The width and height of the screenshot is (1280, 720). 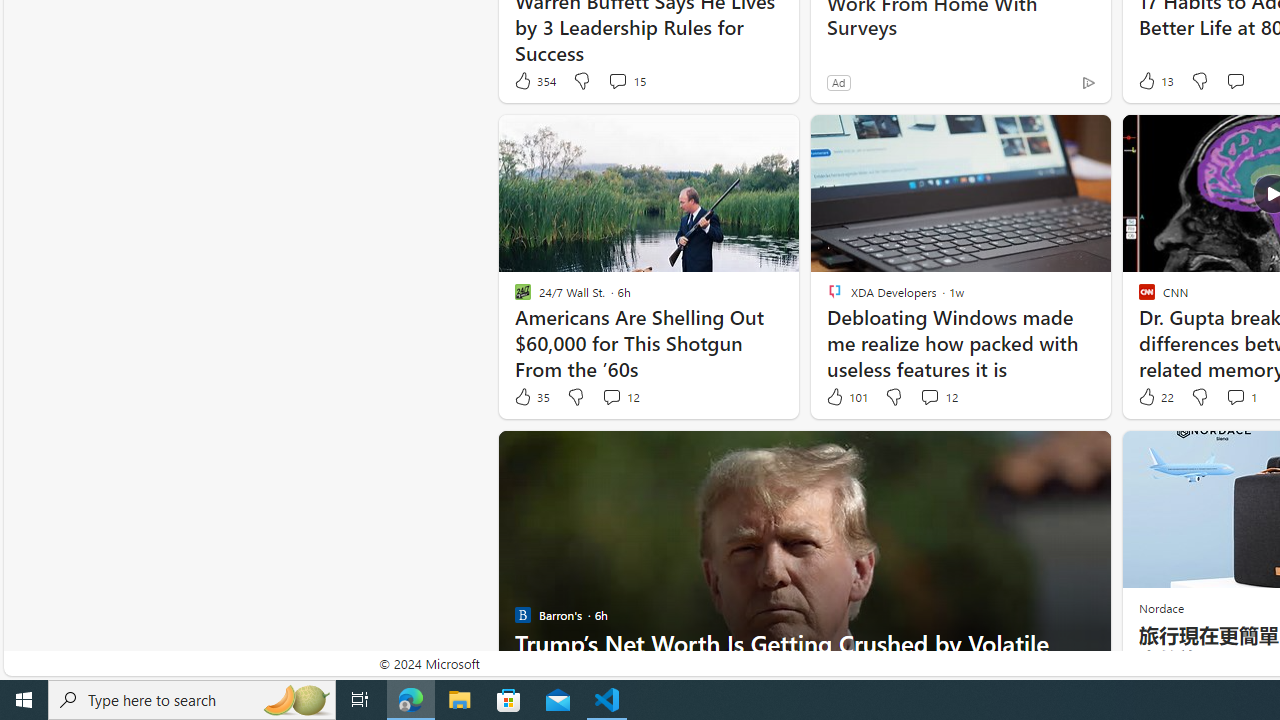 I want to click on 'See more', so click(x=1085, y=455).